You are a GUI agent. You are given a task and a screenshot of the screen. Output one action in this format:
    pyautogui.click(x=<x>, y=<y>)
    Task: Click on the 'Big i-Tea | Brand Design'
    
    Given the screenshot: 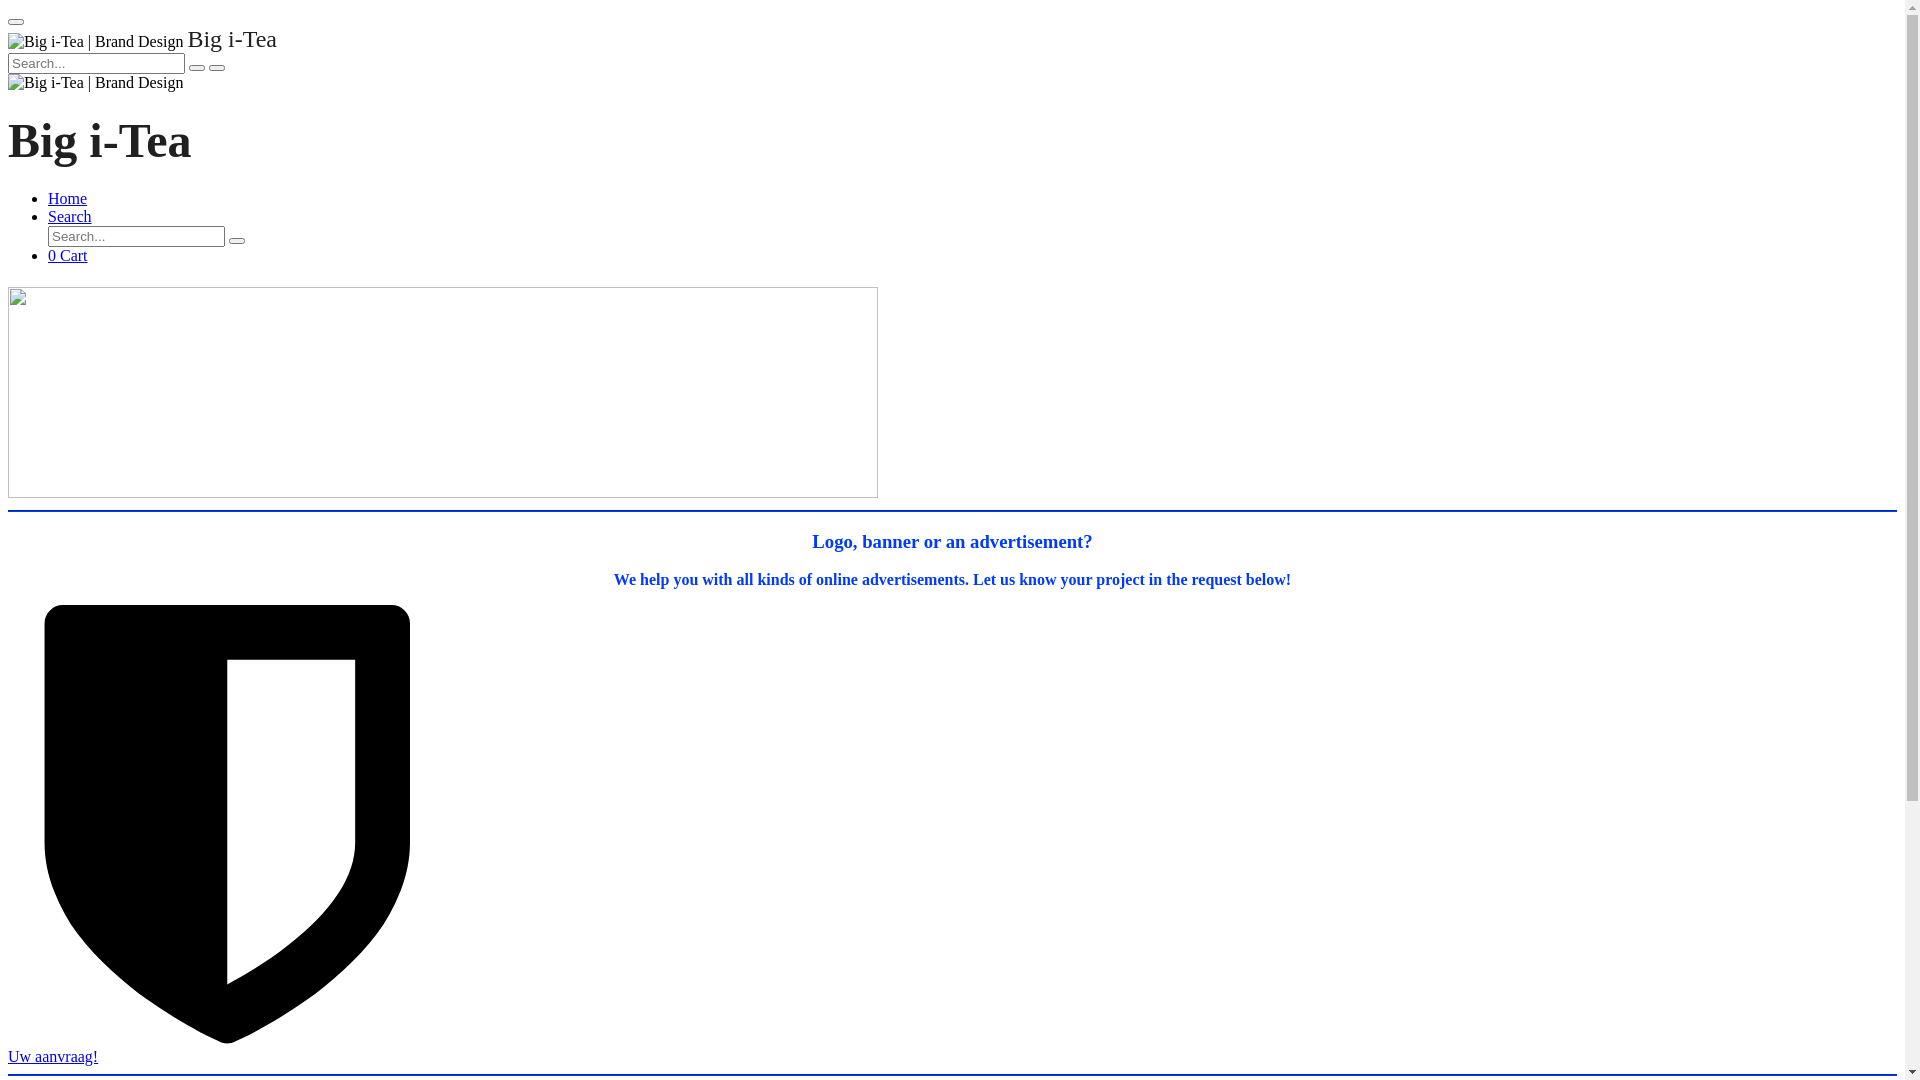 What is the action you would take?
    pyautogui.click(x=94, y=42)
    